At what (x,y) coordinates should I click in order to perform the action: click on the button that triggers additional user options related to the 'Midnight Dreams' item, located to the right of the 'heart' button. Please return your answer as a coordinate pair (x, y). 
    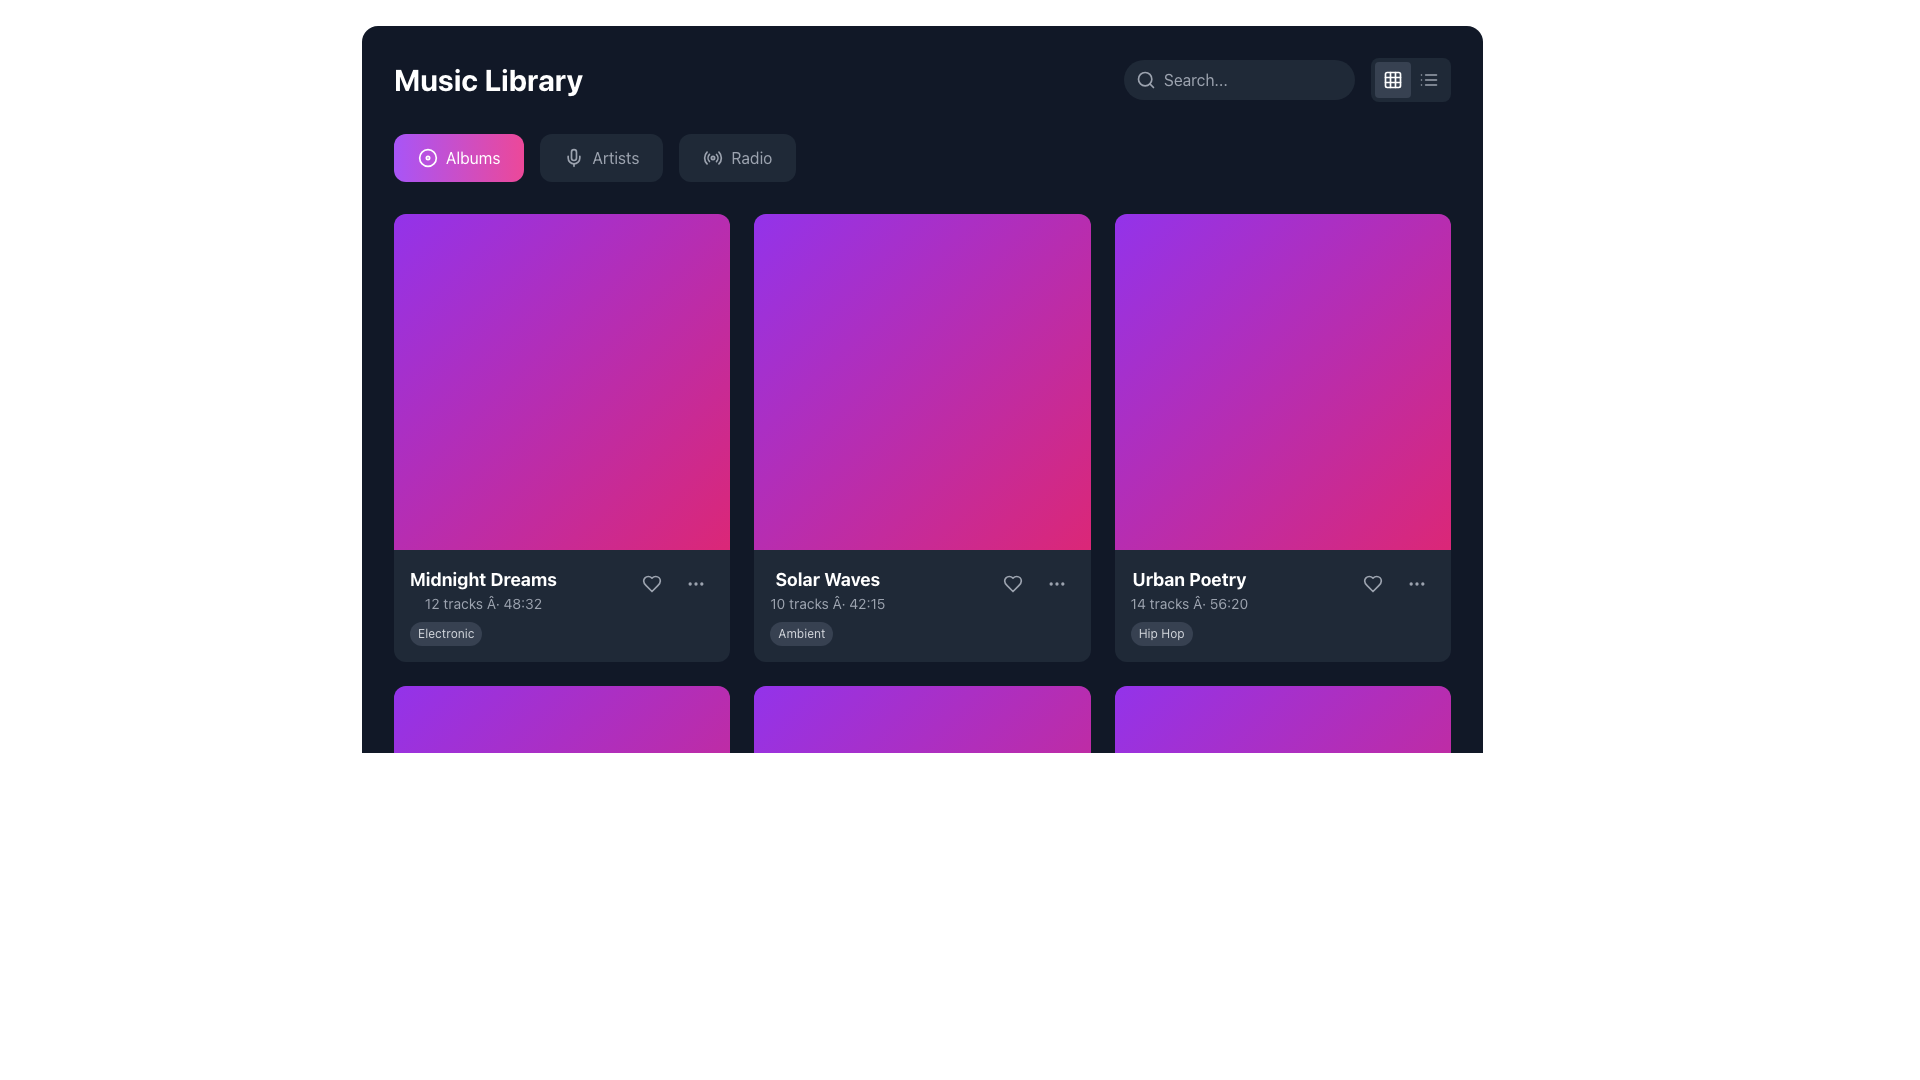
    Looking at the image, I should click on (696, 584).